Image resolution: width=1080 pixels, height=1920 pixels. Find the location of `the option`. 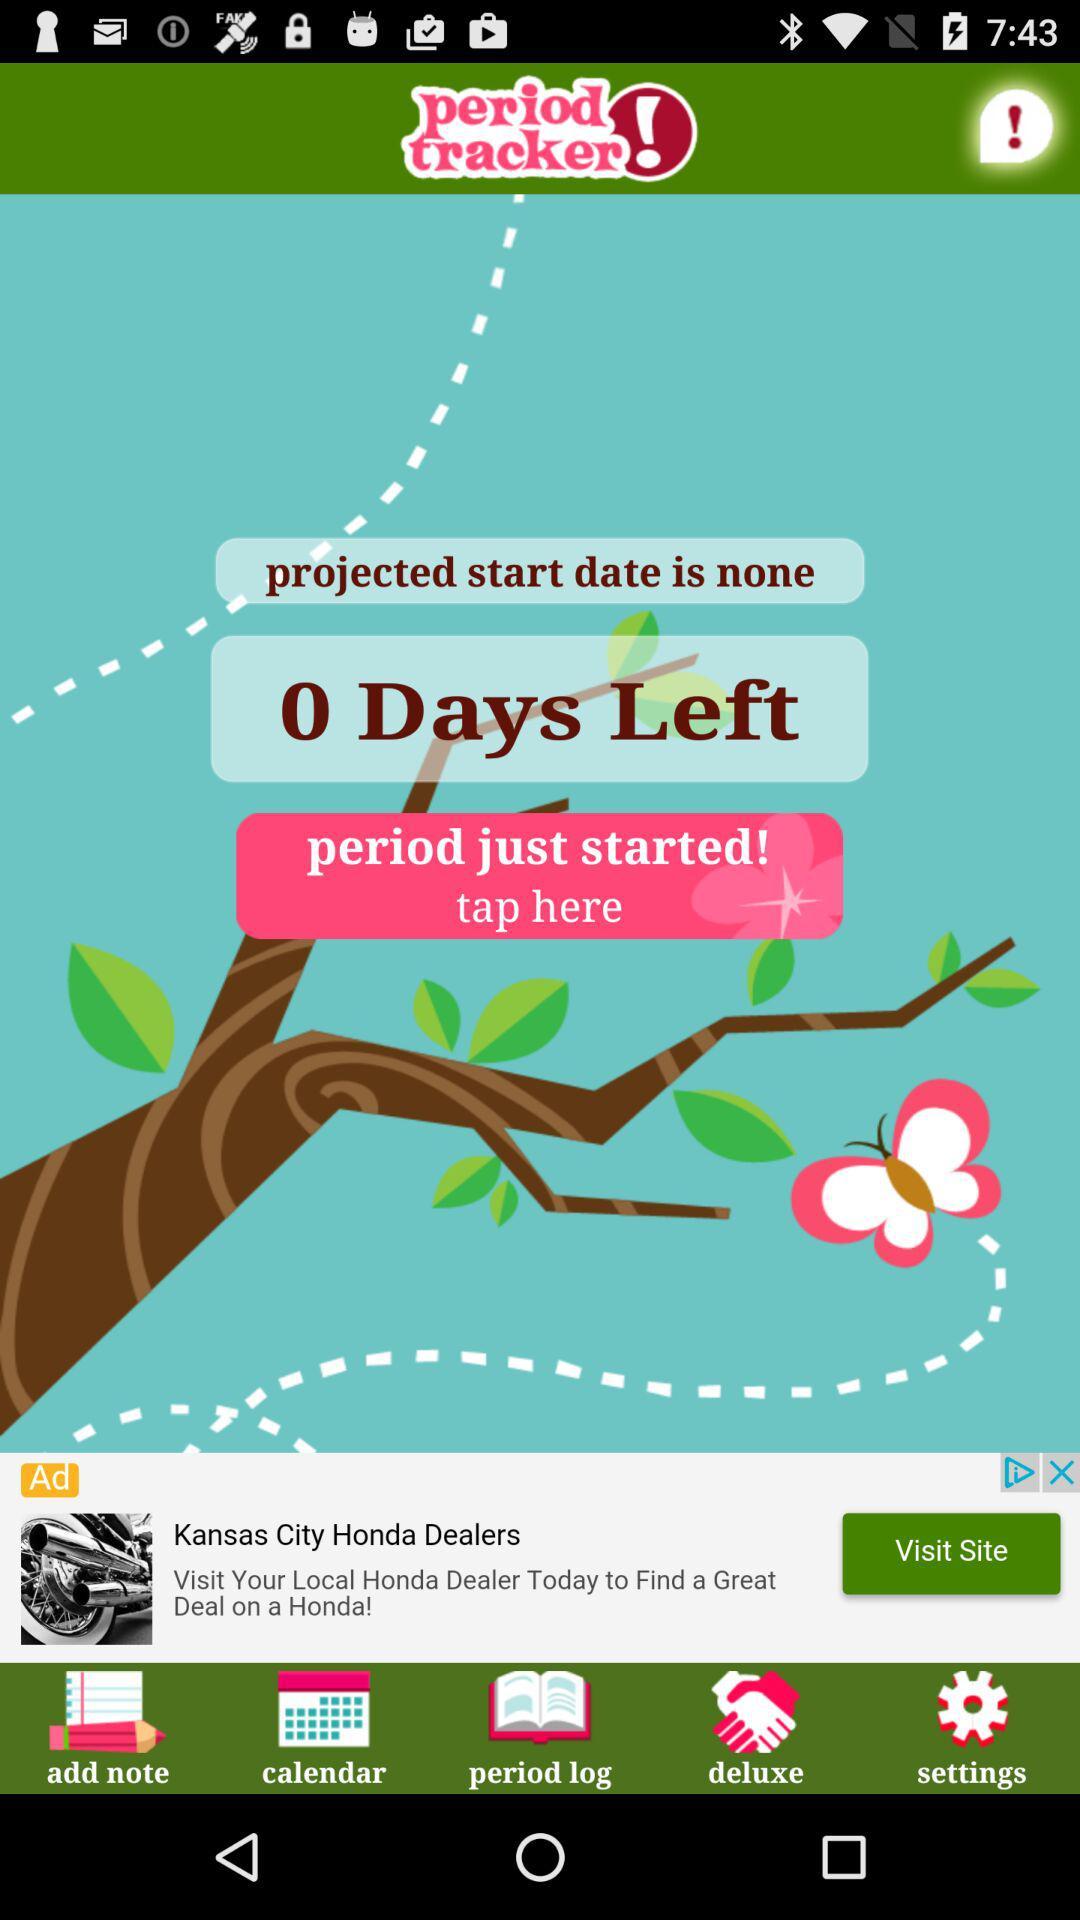

the option is located at coordinates (540, 1556).